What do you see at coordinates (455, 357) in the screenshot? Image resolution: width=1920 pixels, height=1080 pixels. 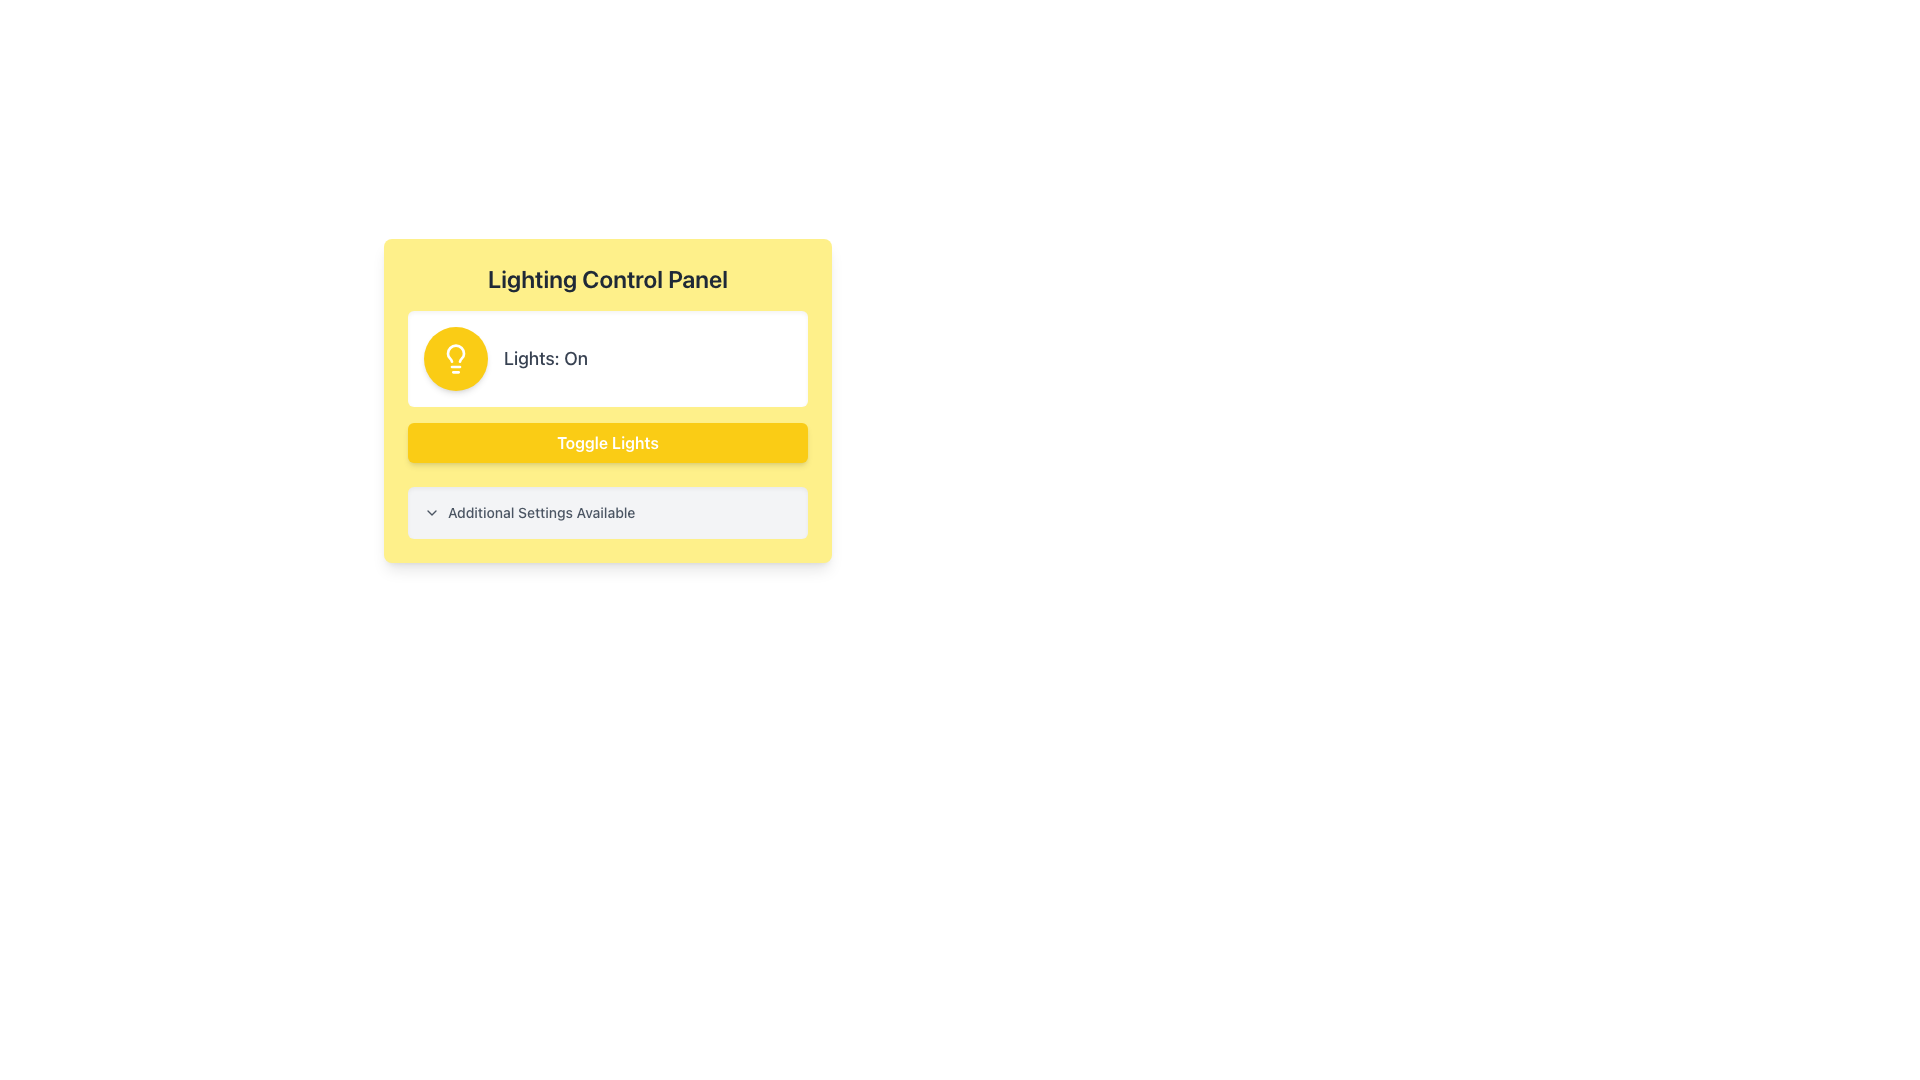 I see `the circular yellow icon with a white lightbulb symbol located to the left of the 'Lights: On' text in the 'Lighting Control Panel' interface` at bounding box center [455, 357].